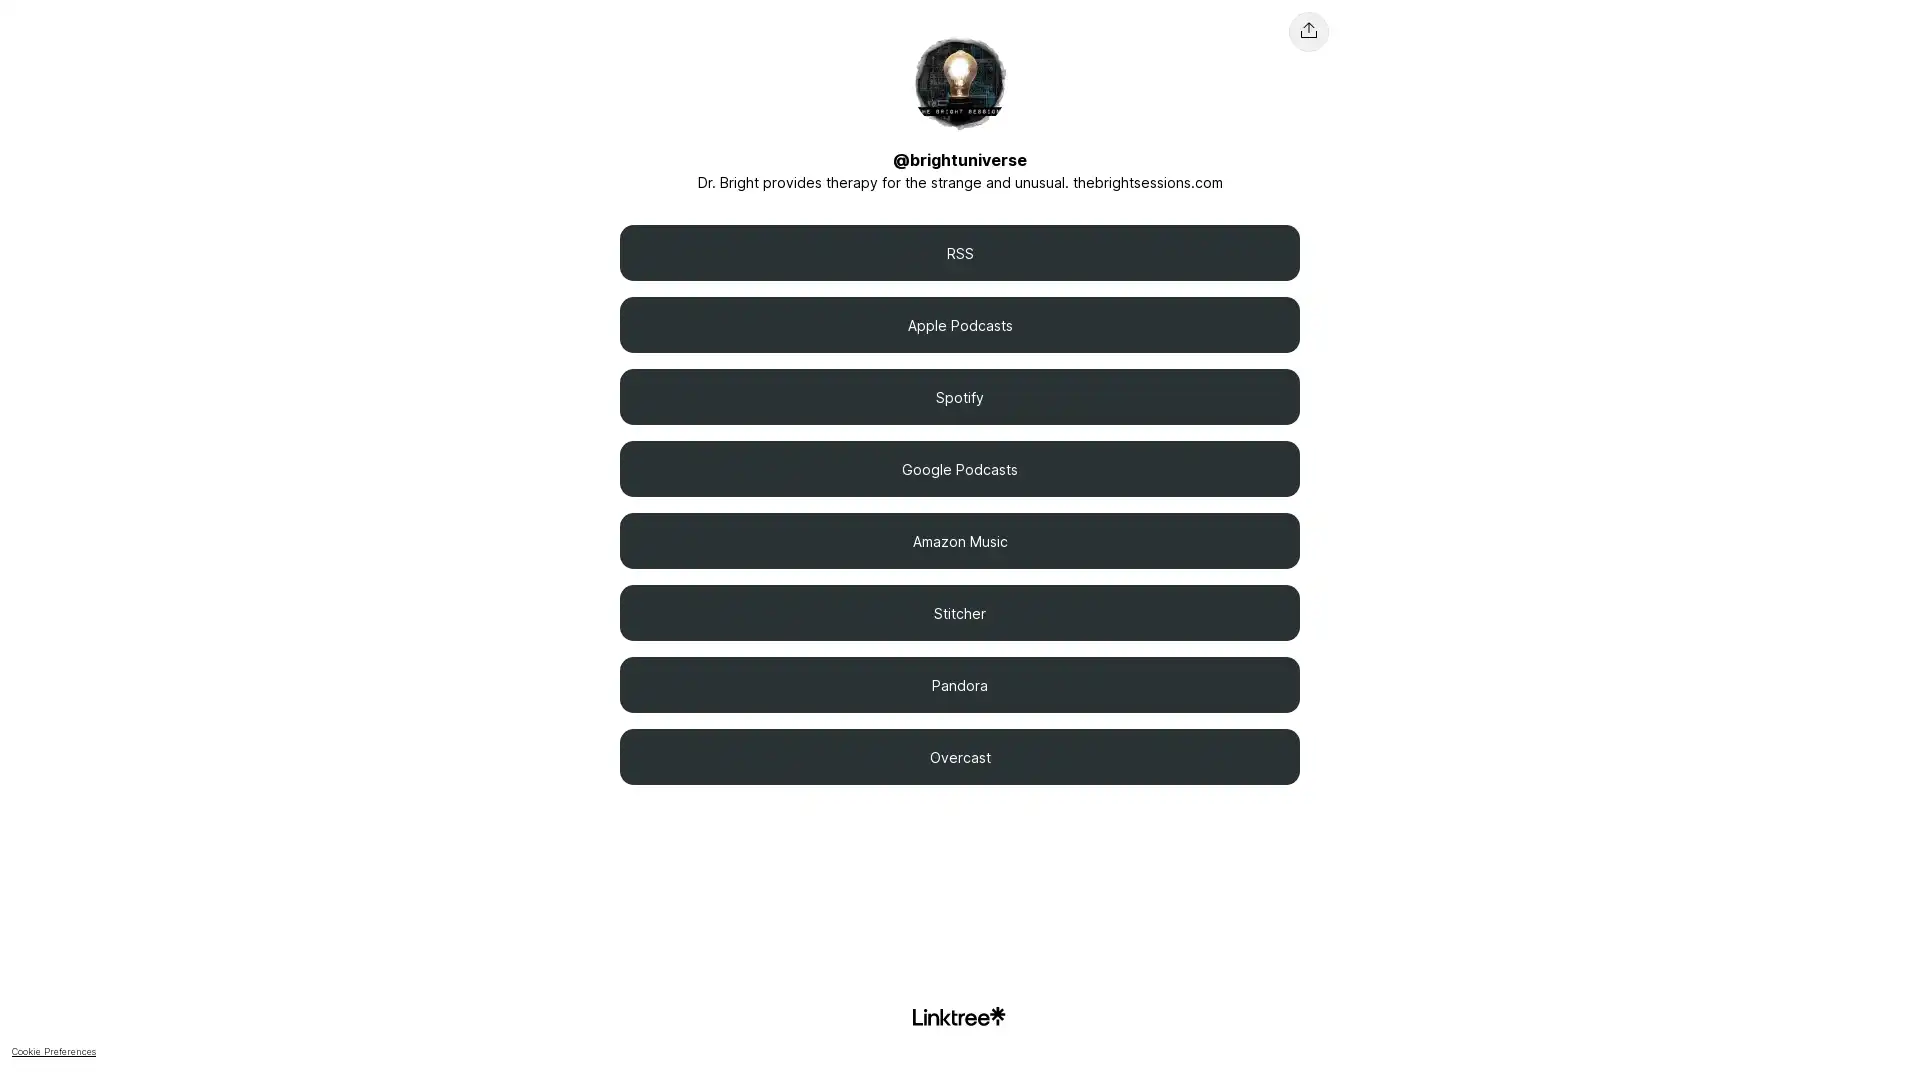 The height and width of the screenshot is (1080, 1920). Describe the element at coordinates (53, 1050) in the screenshot. I see `Cookie Preferences` at that location.